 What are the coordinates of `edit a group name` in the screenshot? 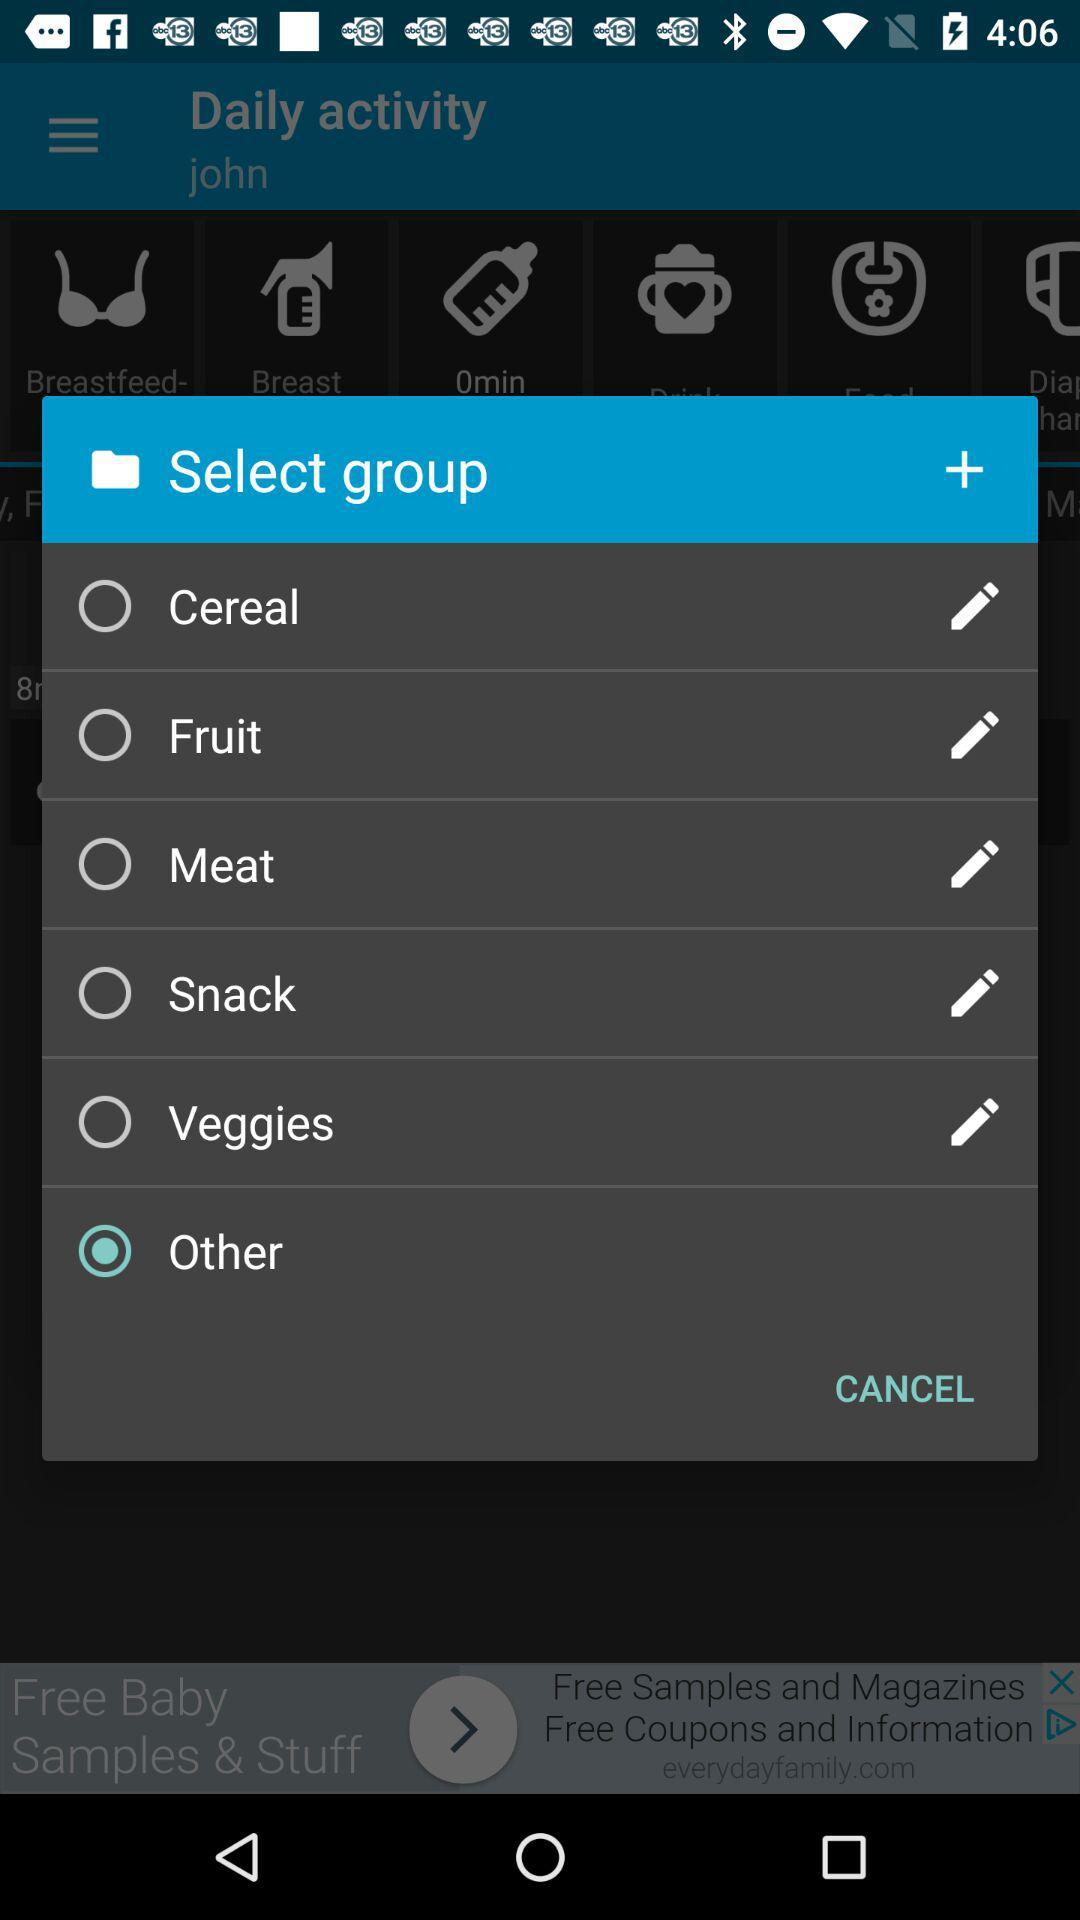 It's located at (974, 733).